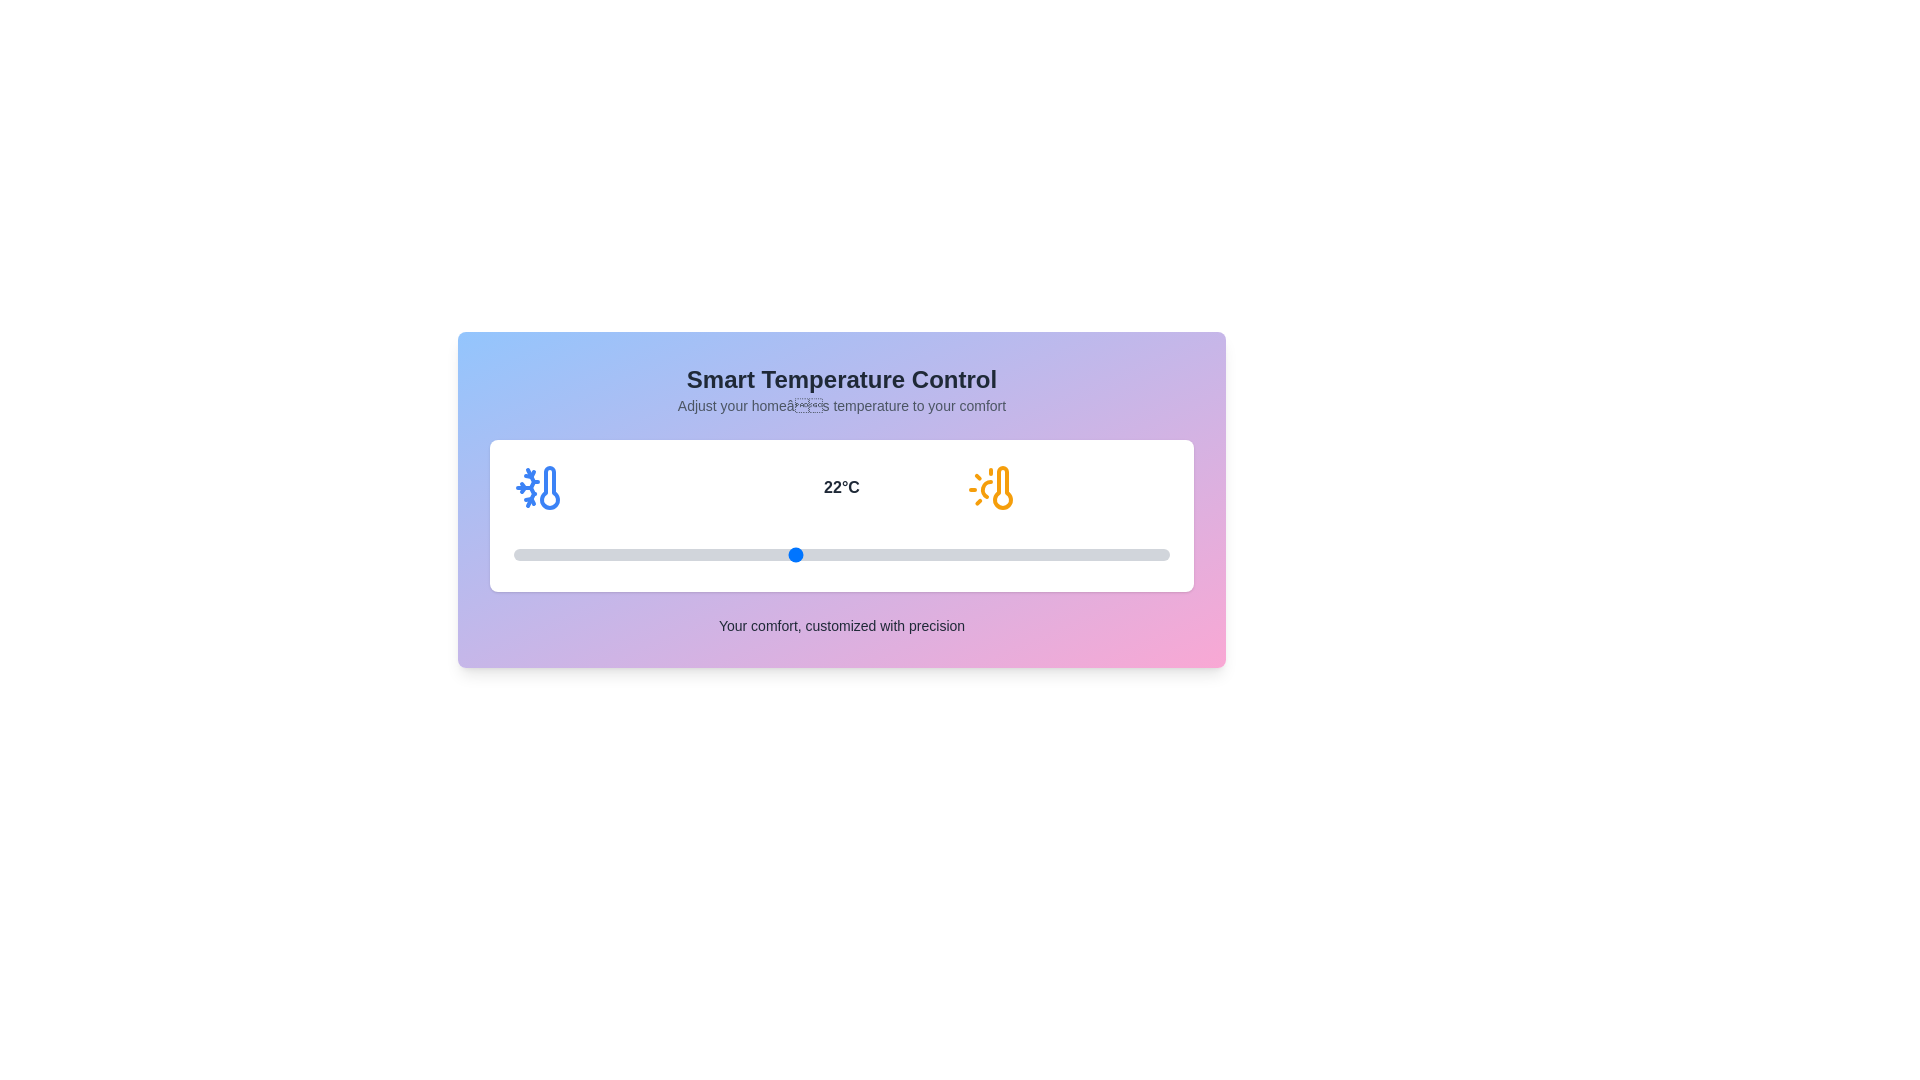 This screenshot has width=1920, height=1080. Describe the element at coordinates (513, 555) in the screenshot. I see `the temperature to 16°C by interacting with the slider` at that location.